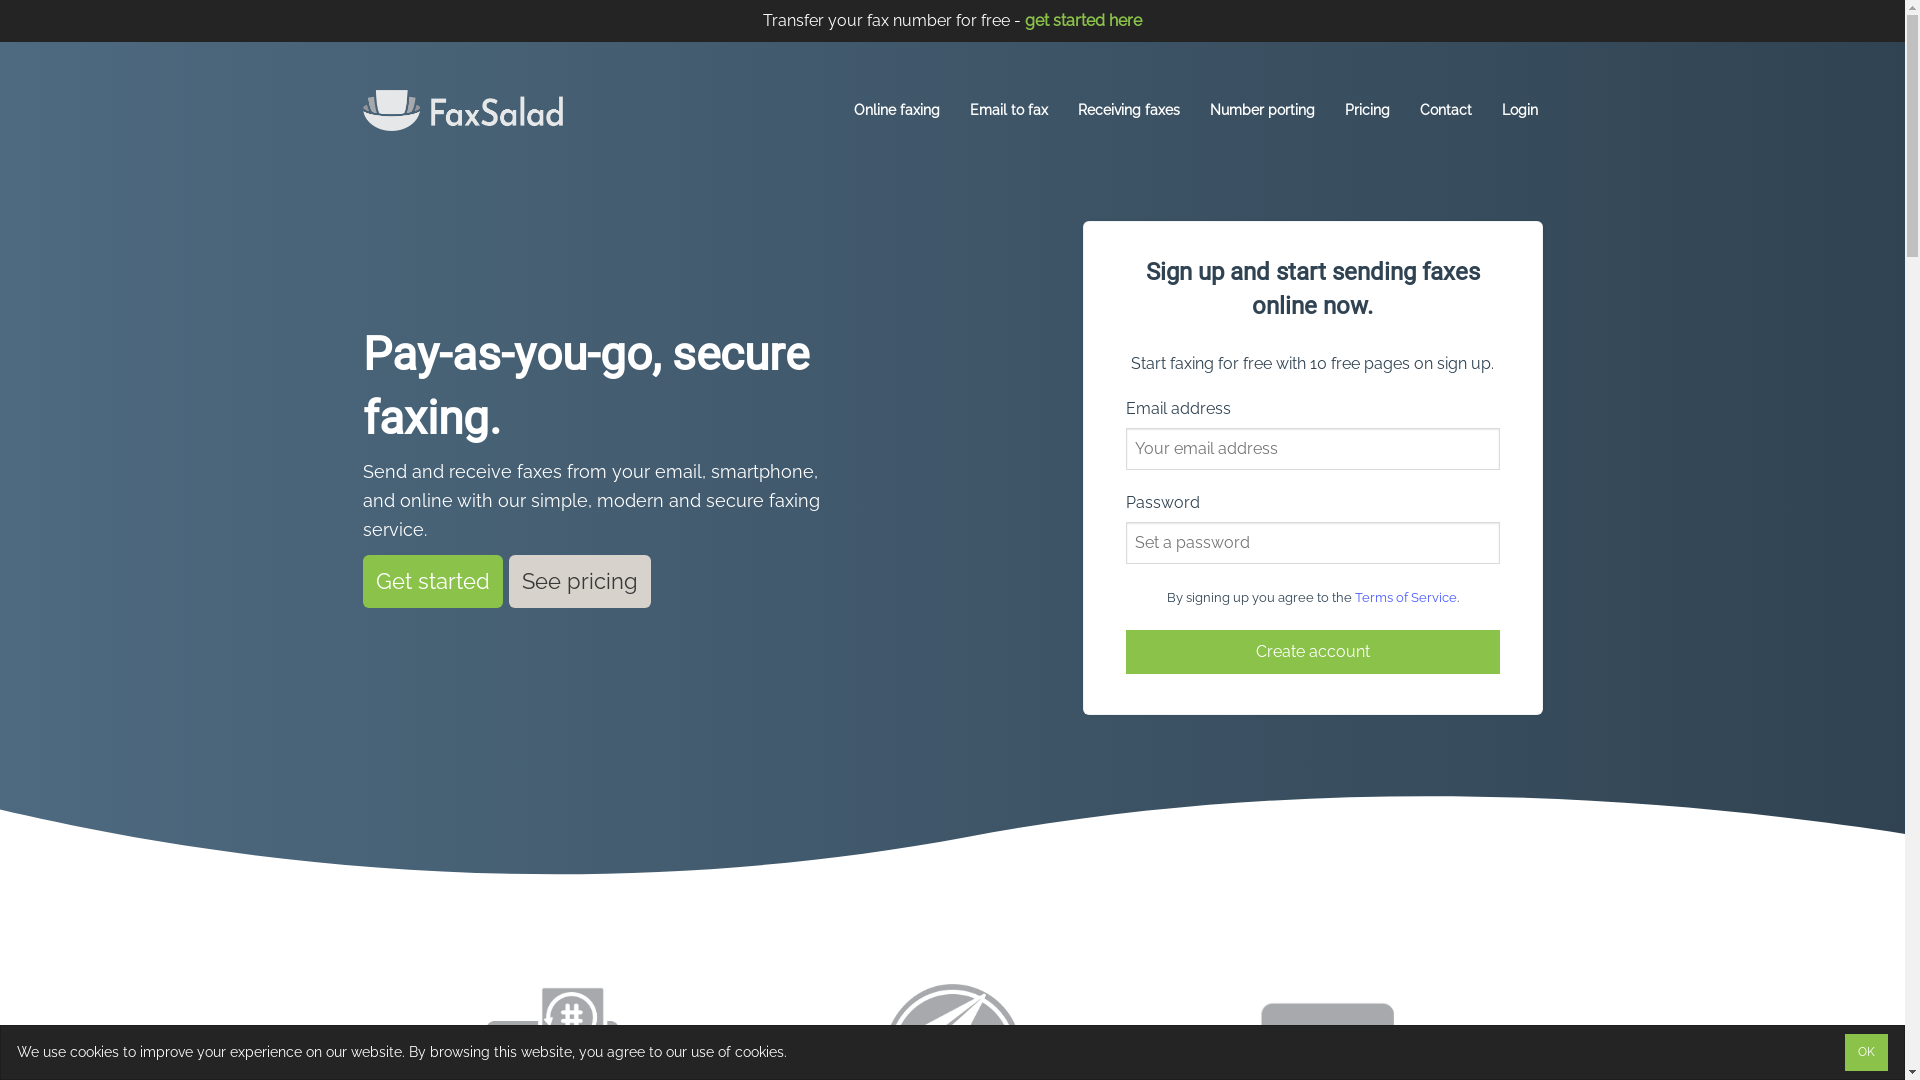 The height and width of the screenshot is (1080, 1920). What do you see at coordinates (1520, 110) in the screenshot?
I see `'Login'` at bounding box center [1520, 110].